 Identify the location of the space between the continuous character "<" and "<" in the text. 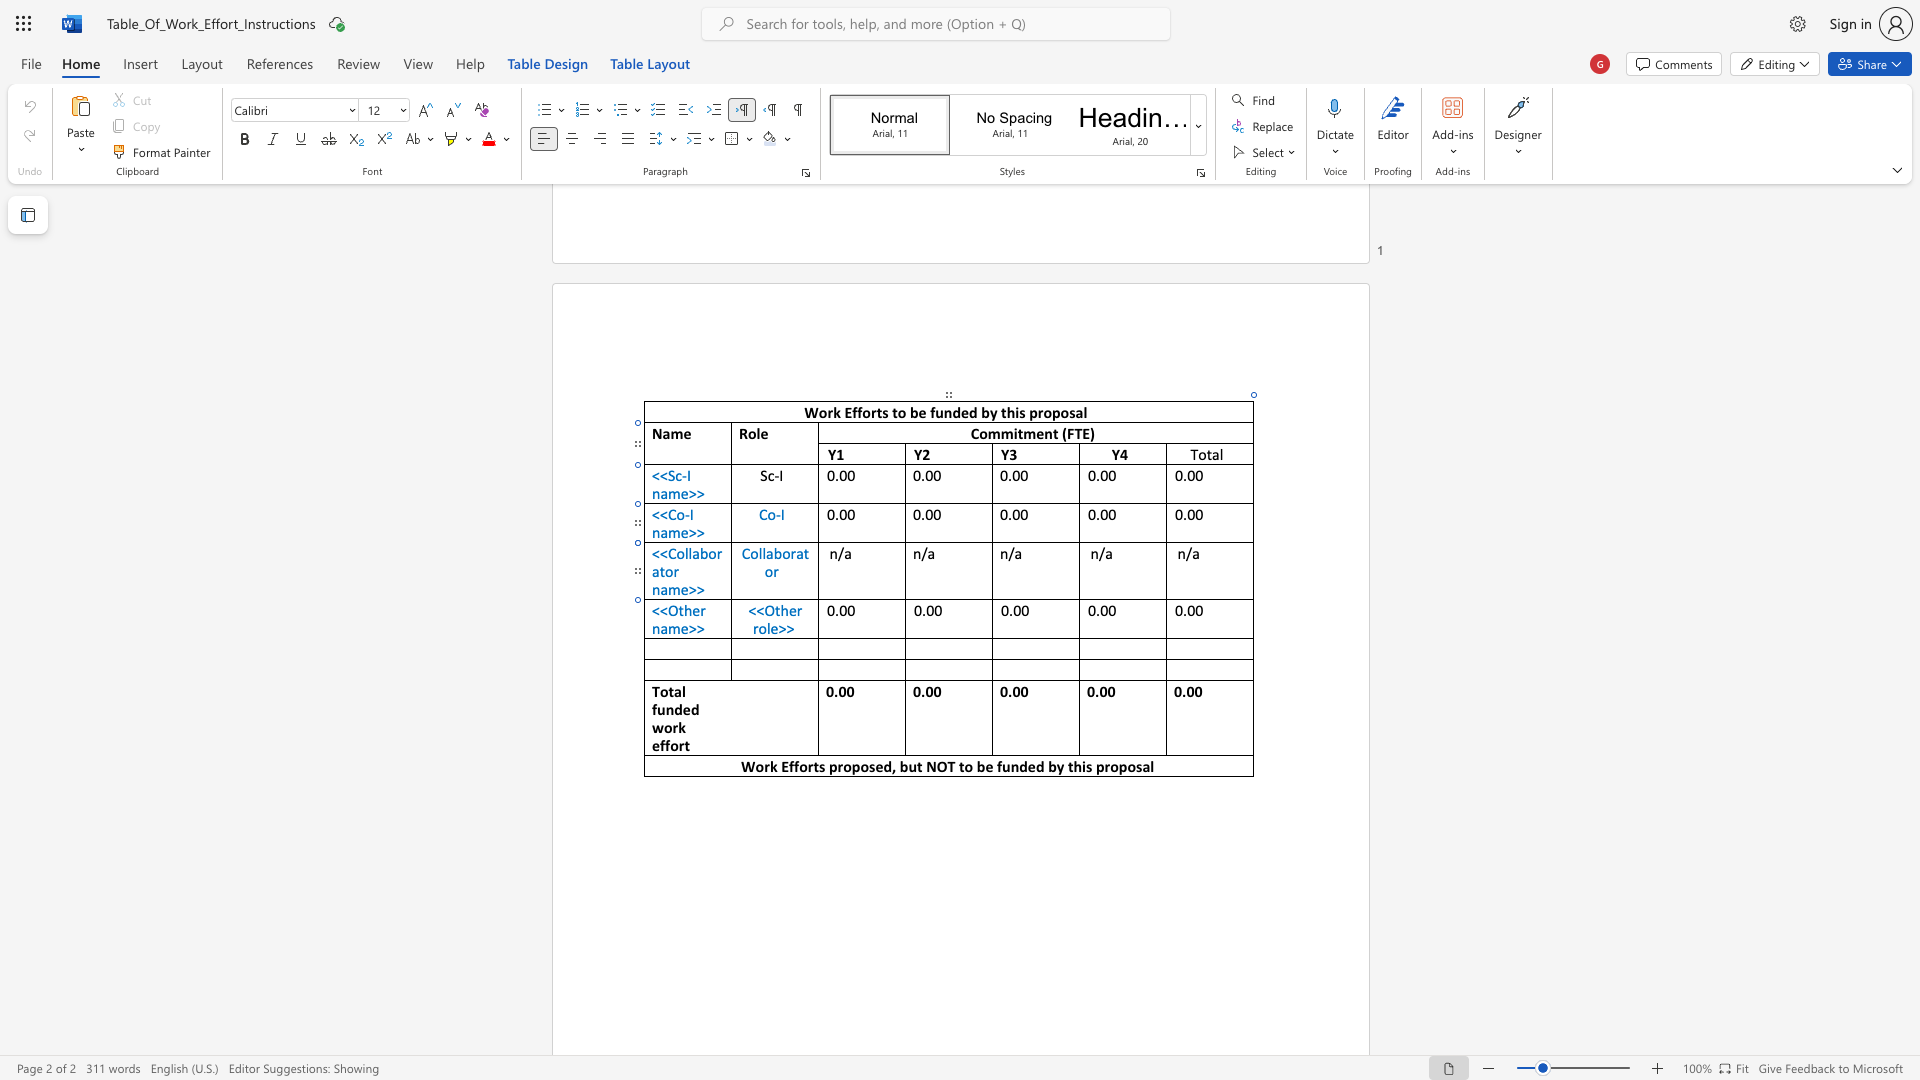
(659, 609).